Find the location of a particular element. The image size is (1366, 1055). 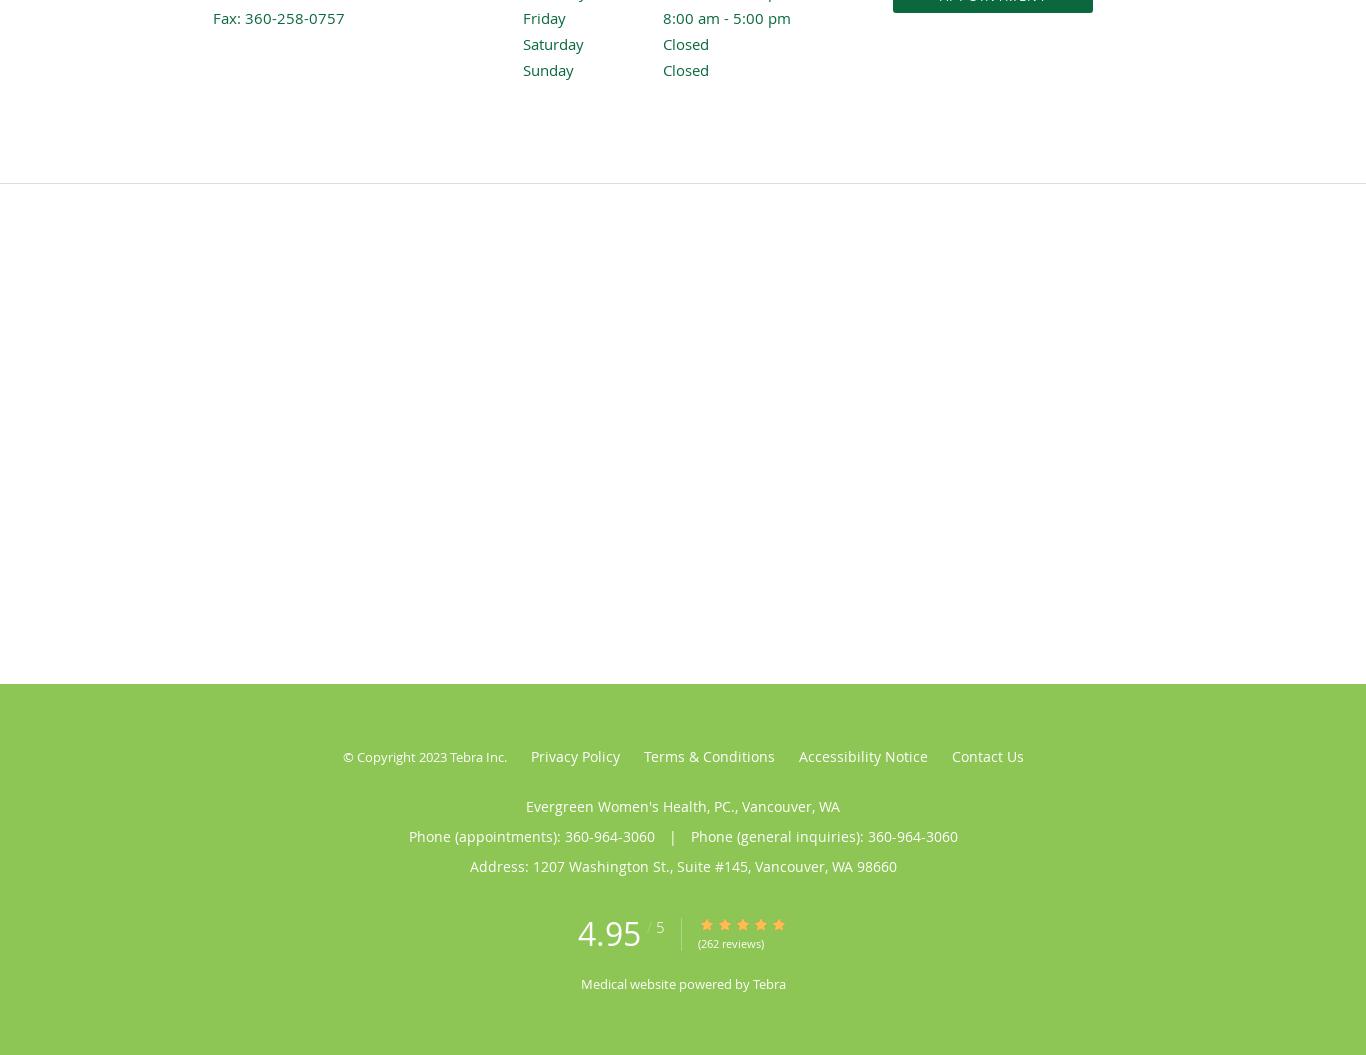

'8:00 am
                      - 5:00 pm' is located at coordinates (726, 16).